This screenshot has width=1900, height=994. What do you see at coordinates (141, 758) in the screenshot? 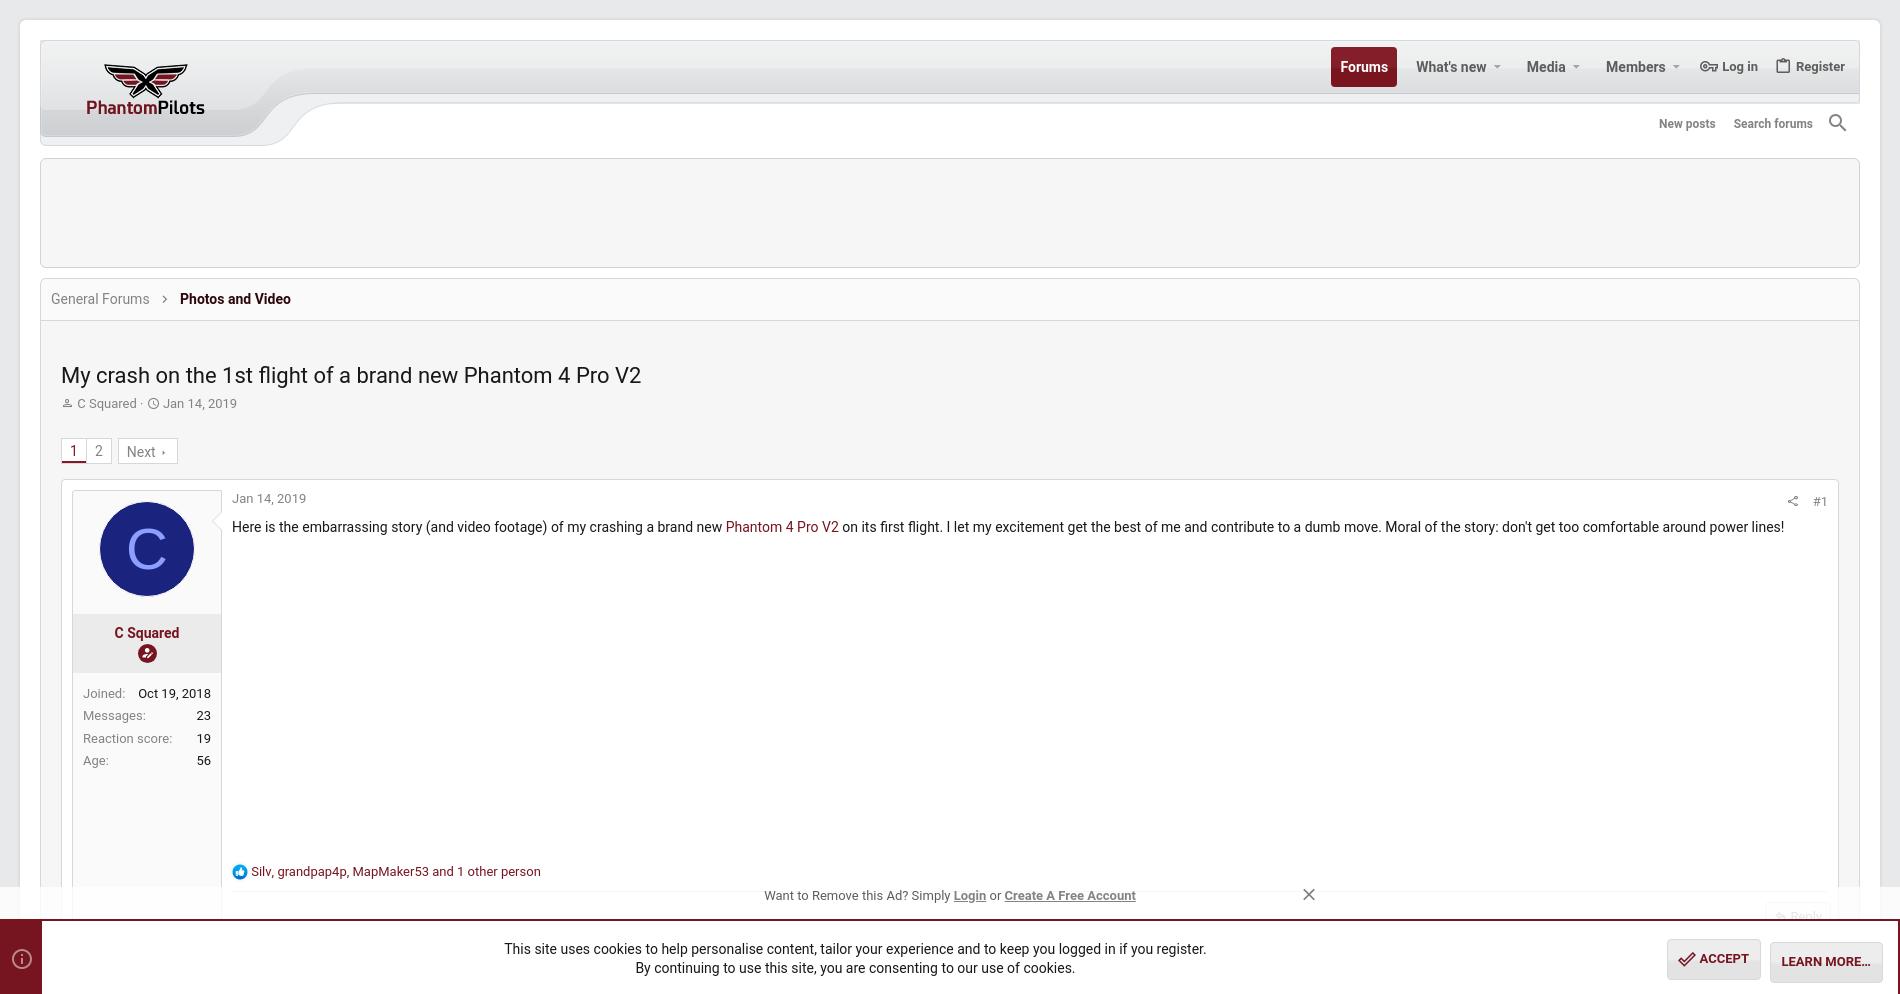
I see `'Age'` at bounding box center [141, 758].